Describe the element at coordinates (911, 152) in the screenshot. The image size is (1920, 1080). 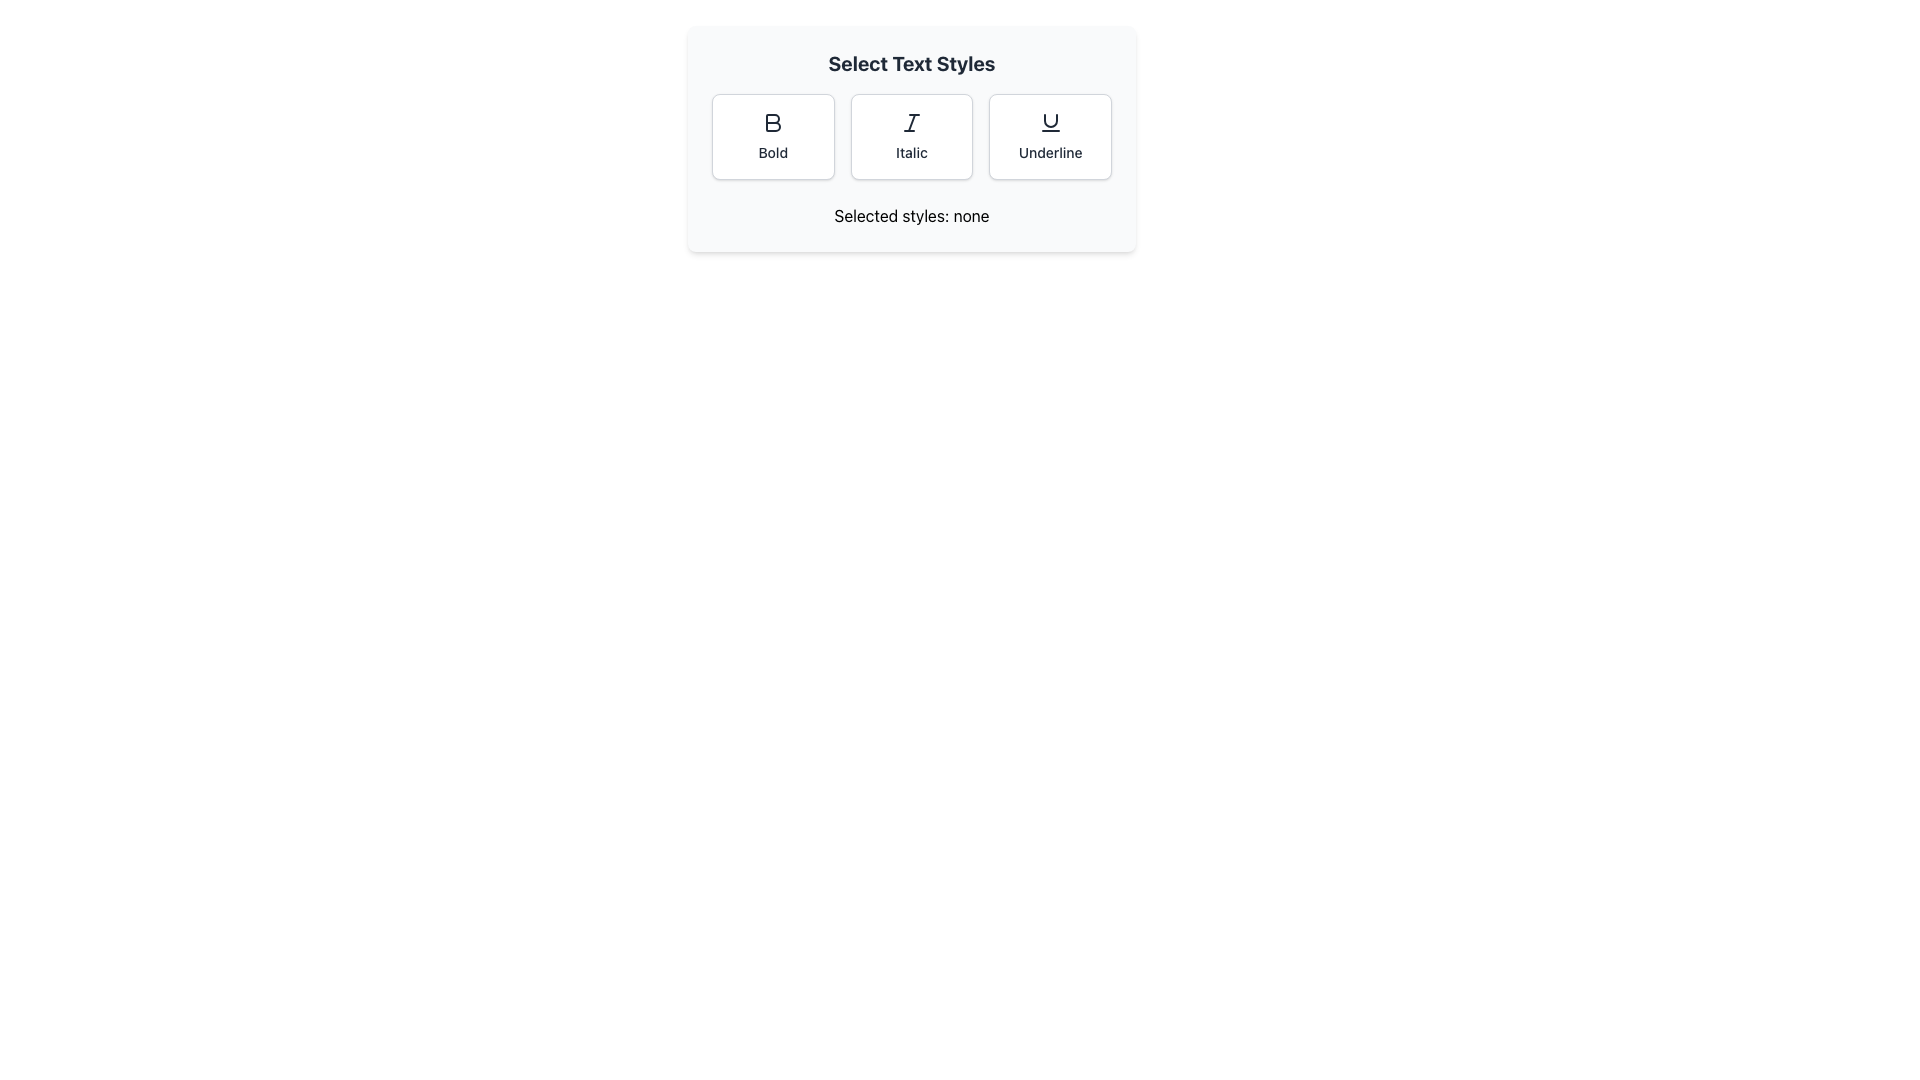
I see `the text element reading 'Italic', which is styled in a regular font and located beneath the italicized 'I' icon within a rounded white box` at that location.